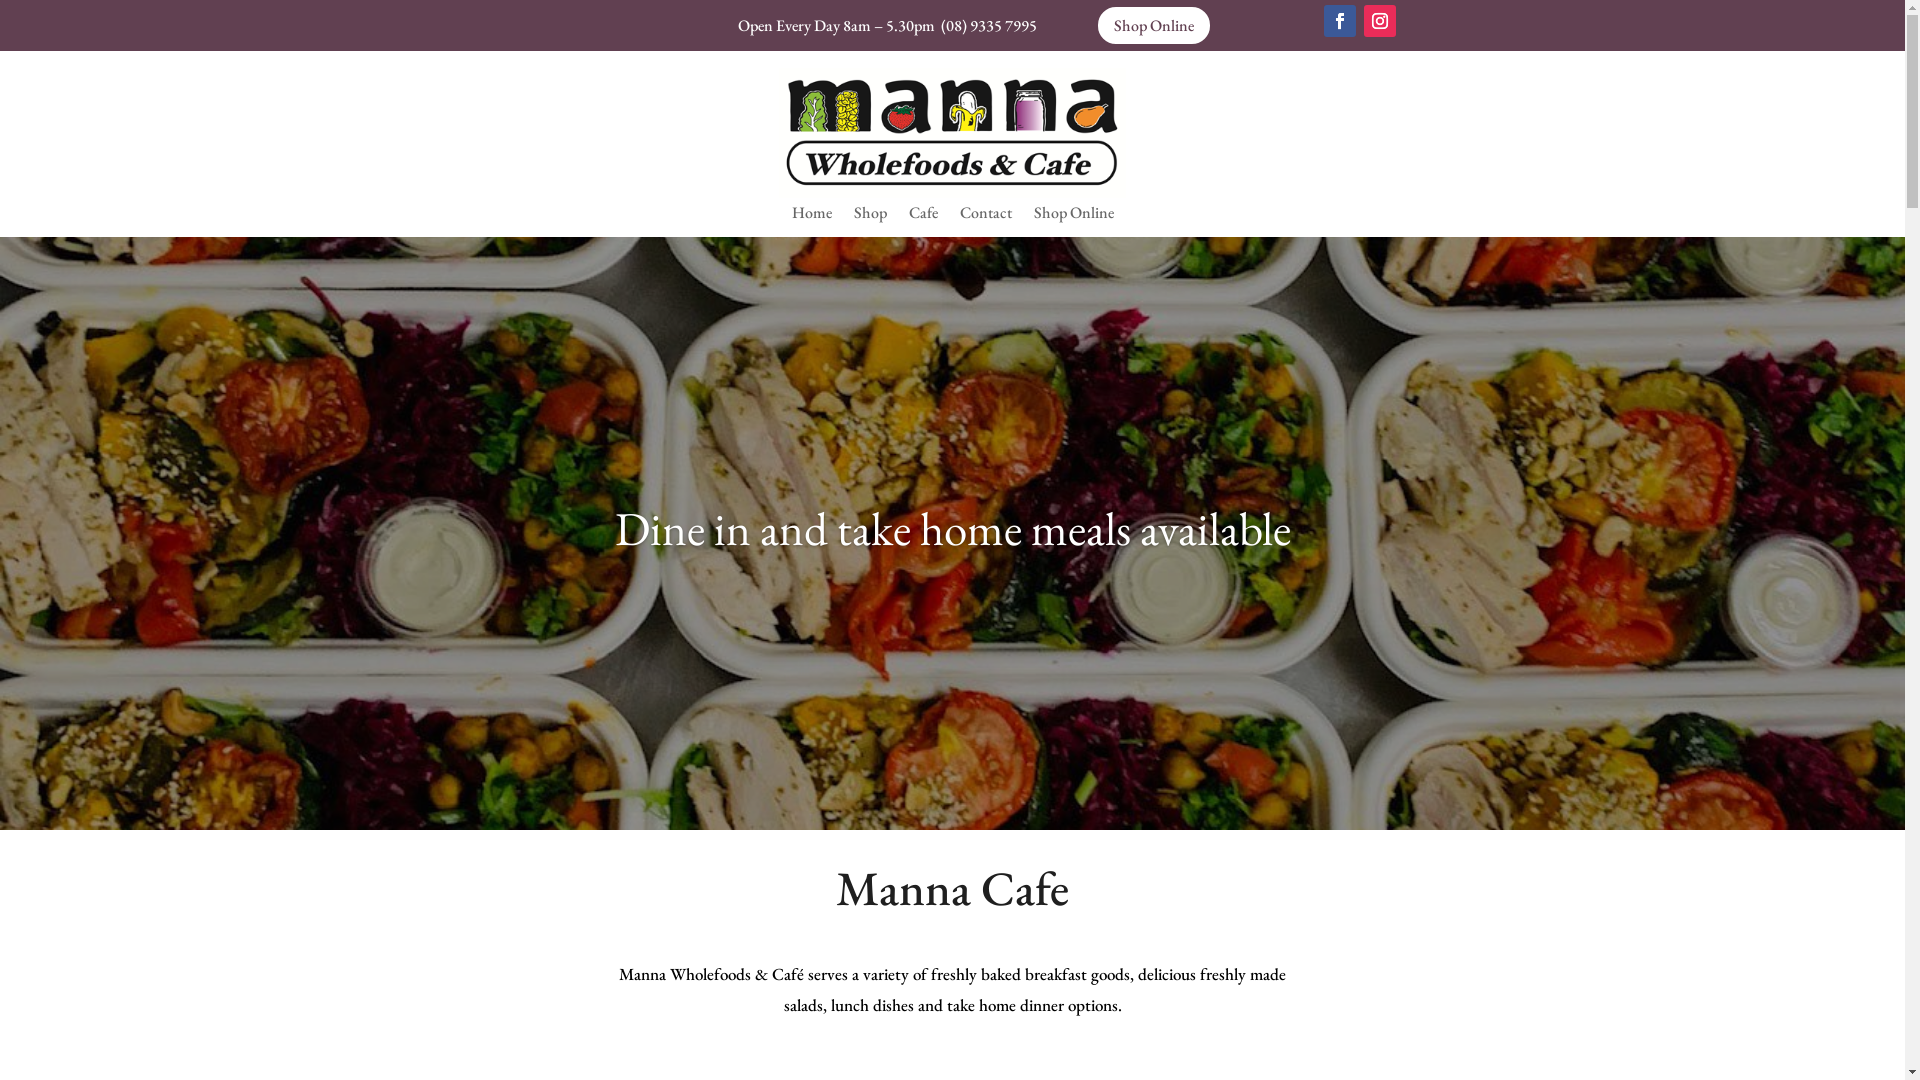 This screenshot has height=1080, width=1920. Describe the element at coordinates (985, 216) in the screenshot. I see `'Contact'` at that location.